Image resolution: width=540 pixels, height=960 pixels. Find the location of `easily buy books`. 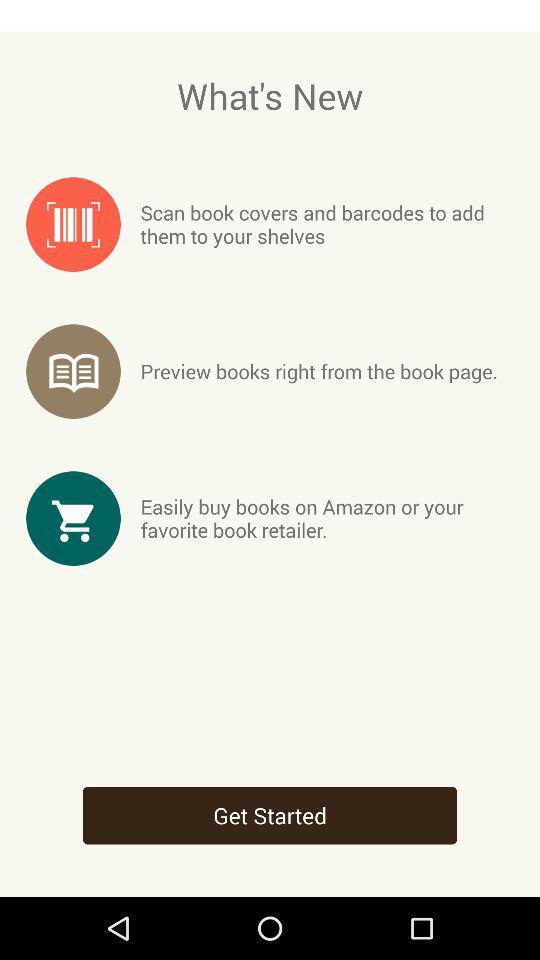

easily buy books is located at coordinates (327, 517).